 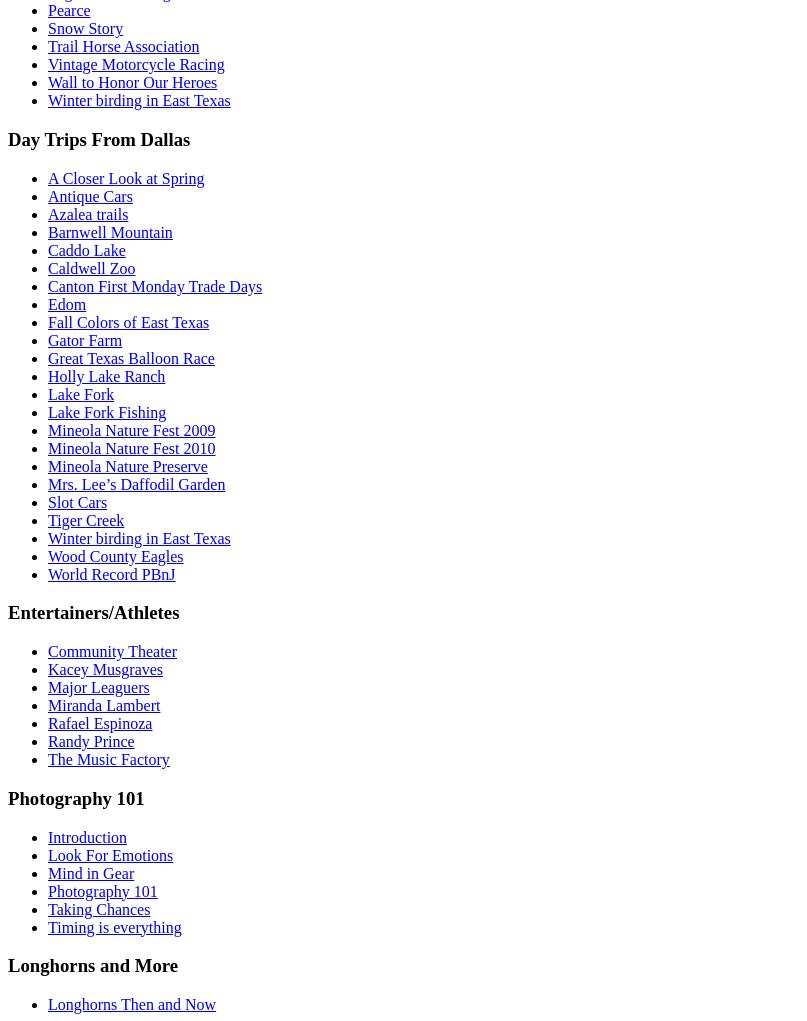 What do you see at coordinates (98, 722) in the screenshot?
I see `'Rafael Espinoza'` at bounding box center [98, 722].